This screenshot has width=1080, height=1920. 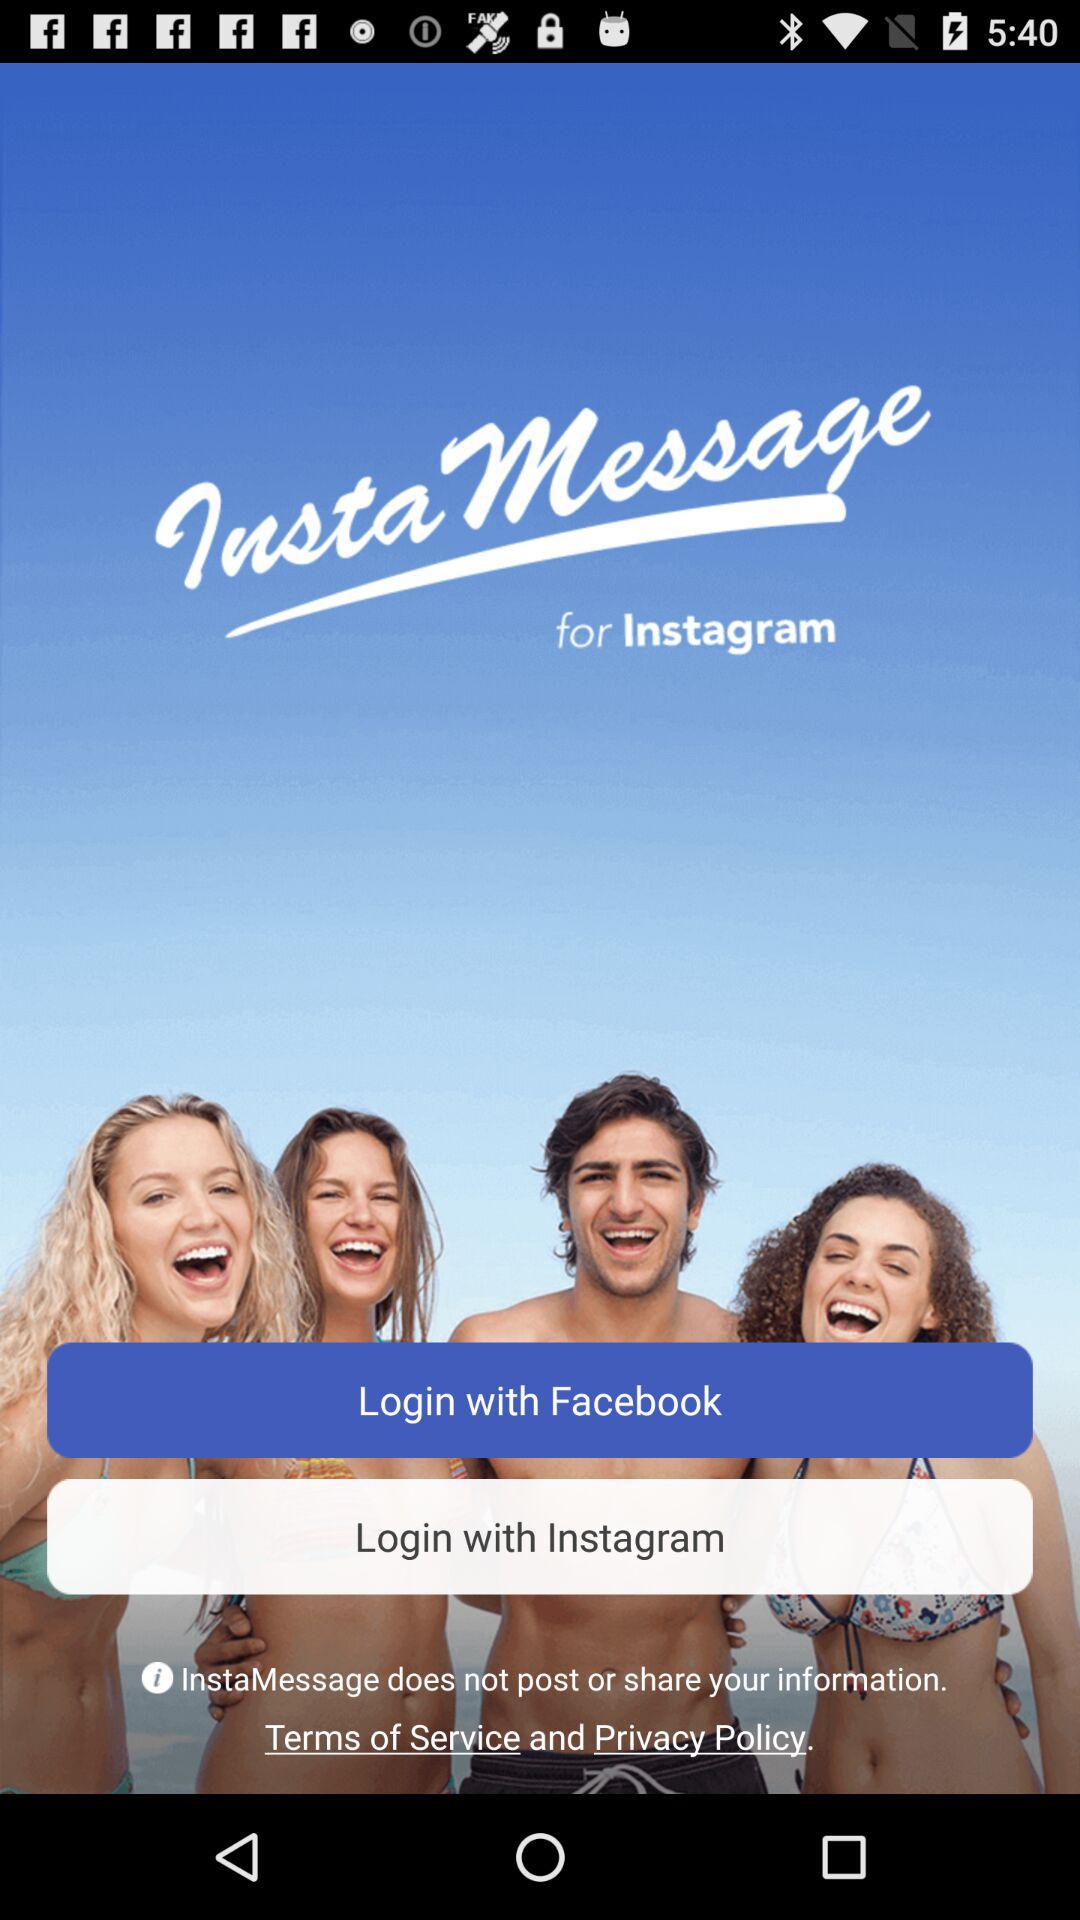 What do you see at coordinates (540, 1735) in the screenshot?
I see `terms of service` at bounding box center [540, 1735].